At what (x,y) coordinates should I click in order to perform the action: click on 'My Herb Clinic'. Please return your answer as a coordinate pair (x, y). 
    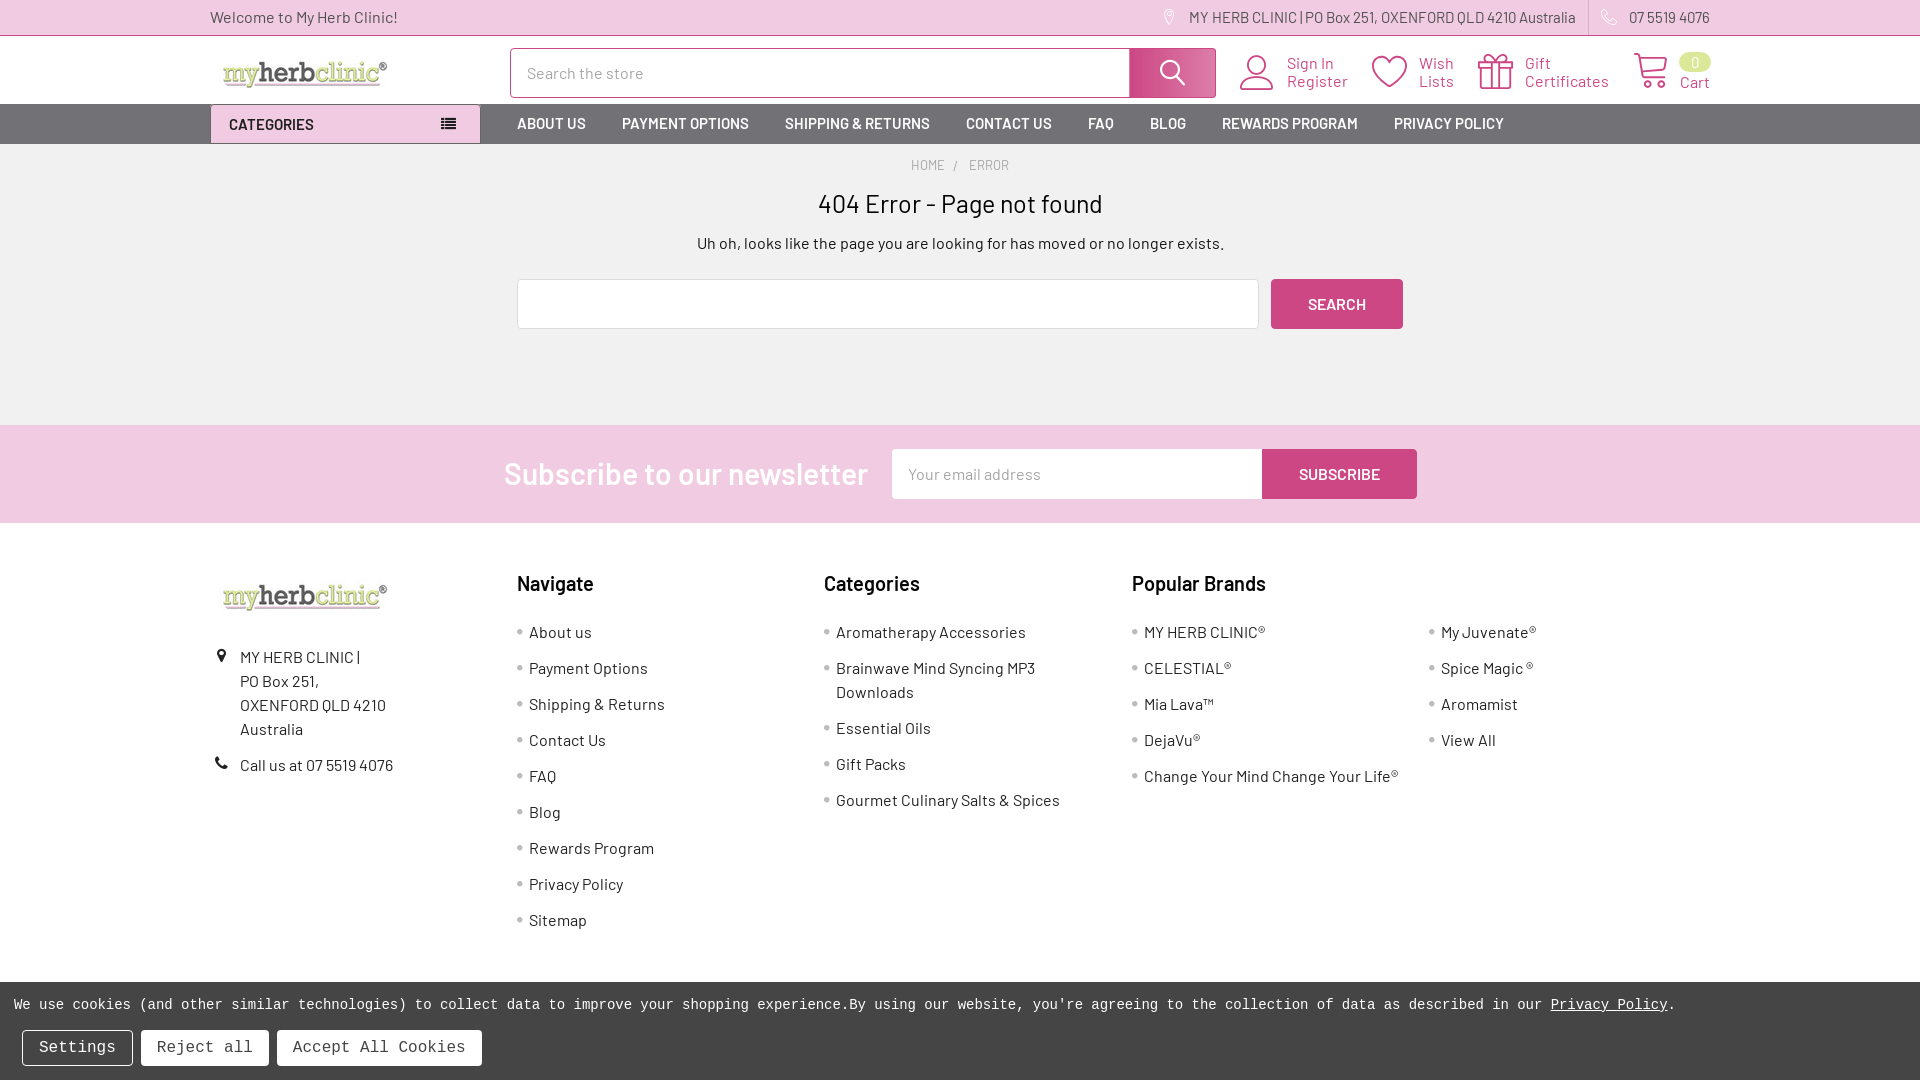
    Looking at the image, I should click on (304, 72).